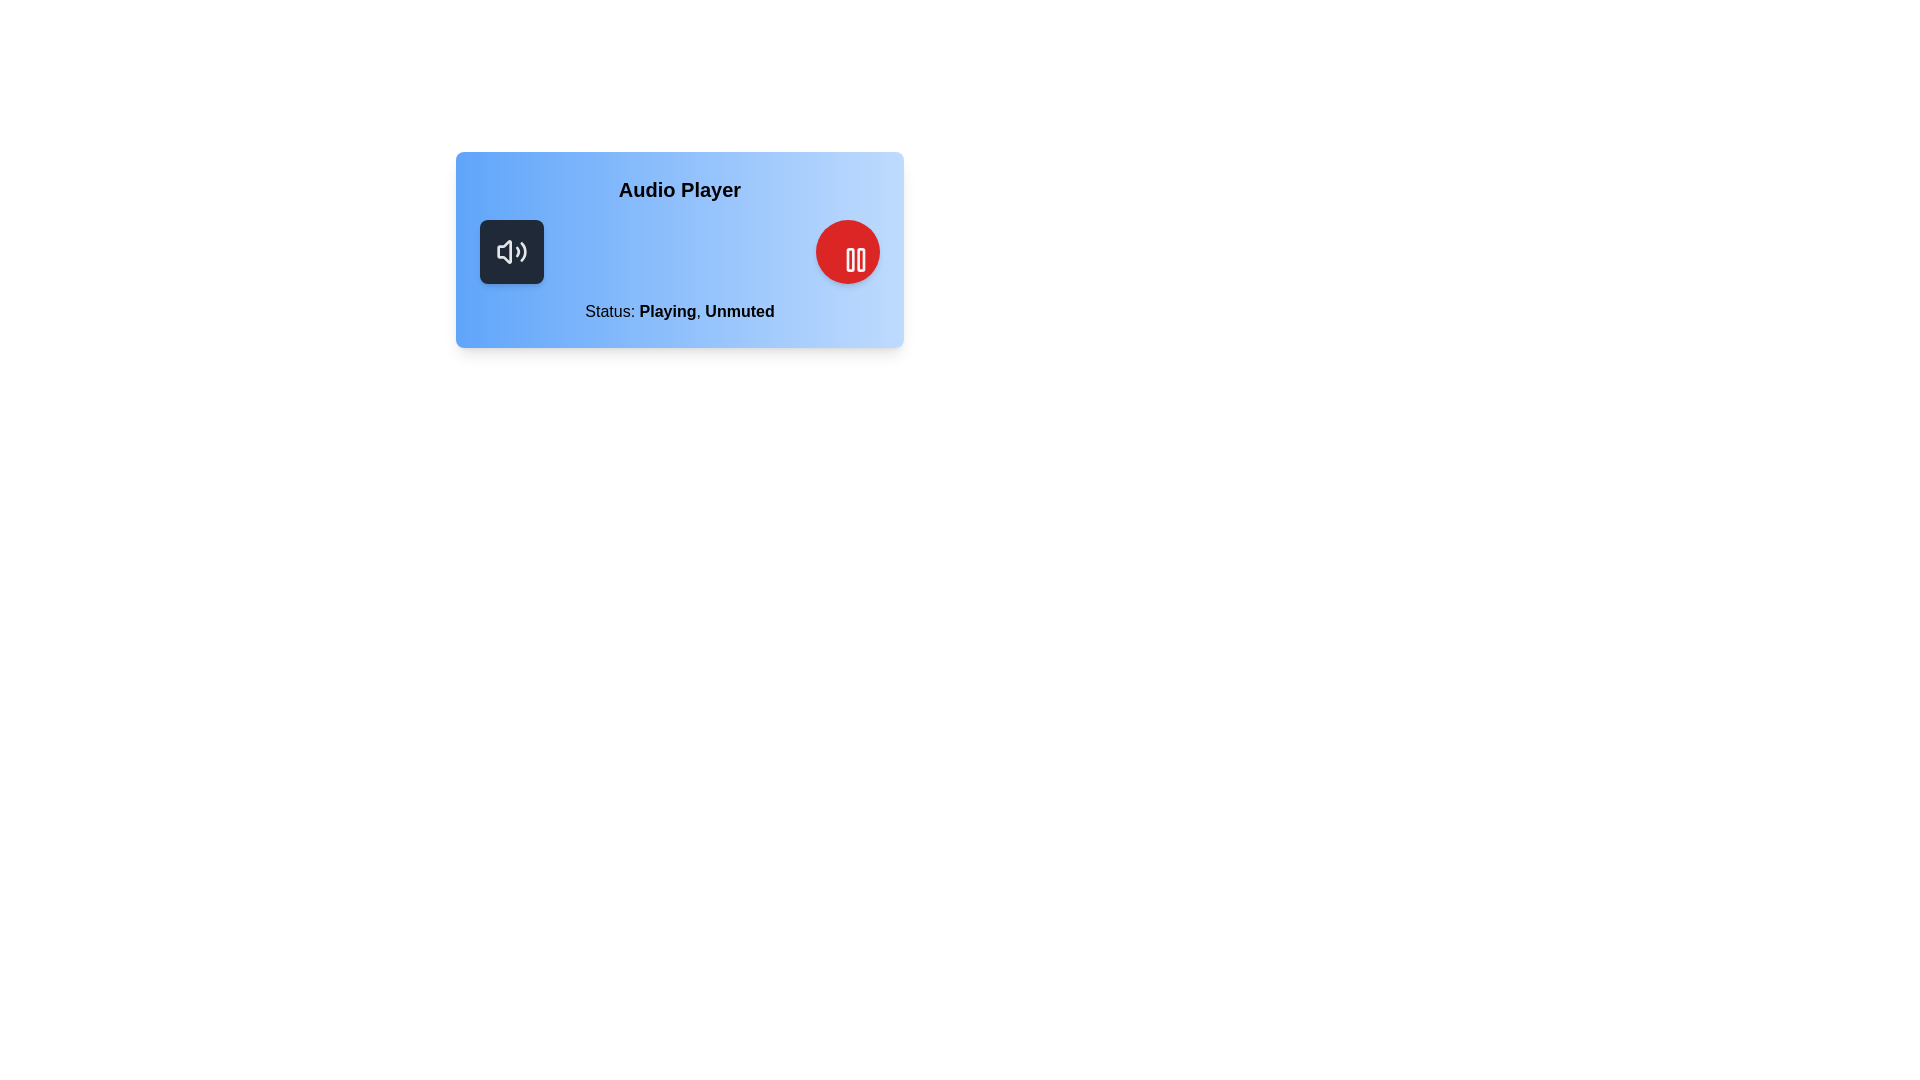  I want to click on the circular button to toggle the play/pause state, so click(848, 250).